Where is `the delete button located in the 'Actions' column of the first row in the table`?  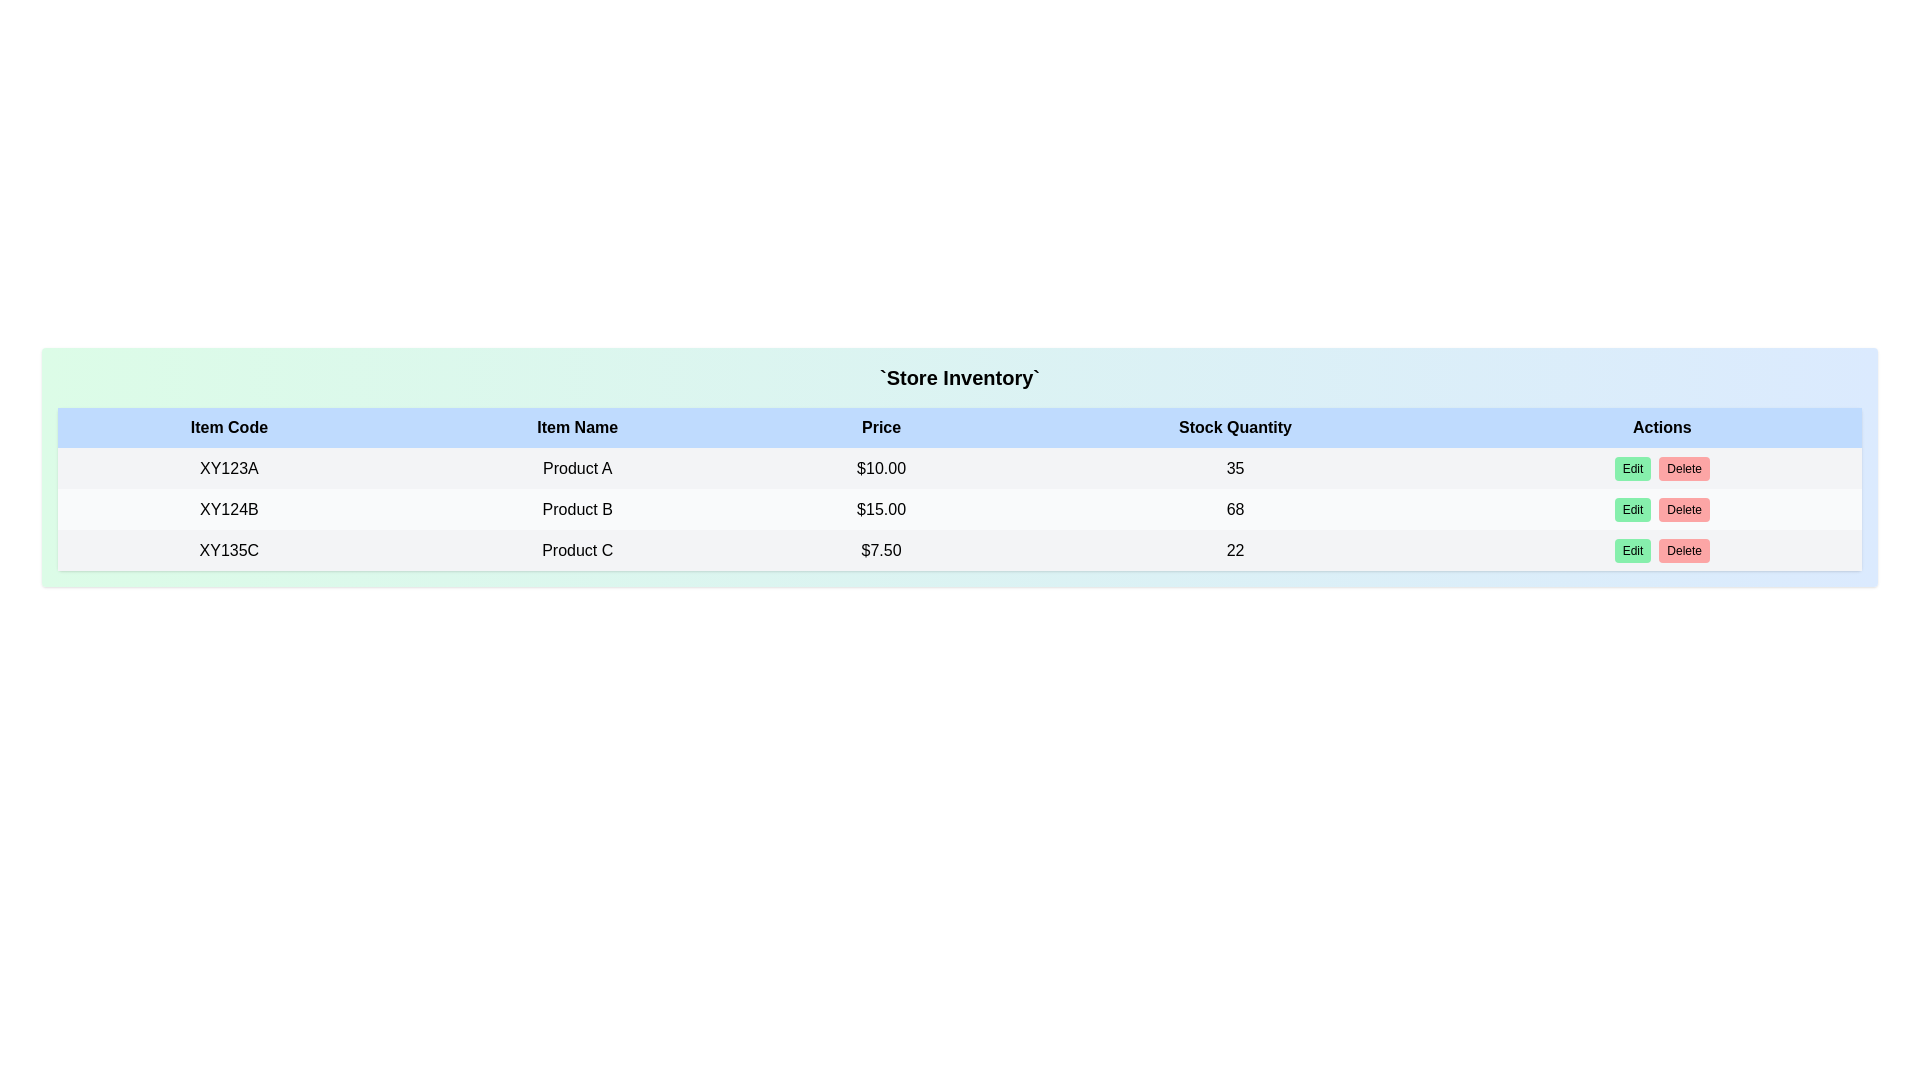 the delete button located in the 'Actions' column of the first row in the table is located at coordinates (1683, 469).